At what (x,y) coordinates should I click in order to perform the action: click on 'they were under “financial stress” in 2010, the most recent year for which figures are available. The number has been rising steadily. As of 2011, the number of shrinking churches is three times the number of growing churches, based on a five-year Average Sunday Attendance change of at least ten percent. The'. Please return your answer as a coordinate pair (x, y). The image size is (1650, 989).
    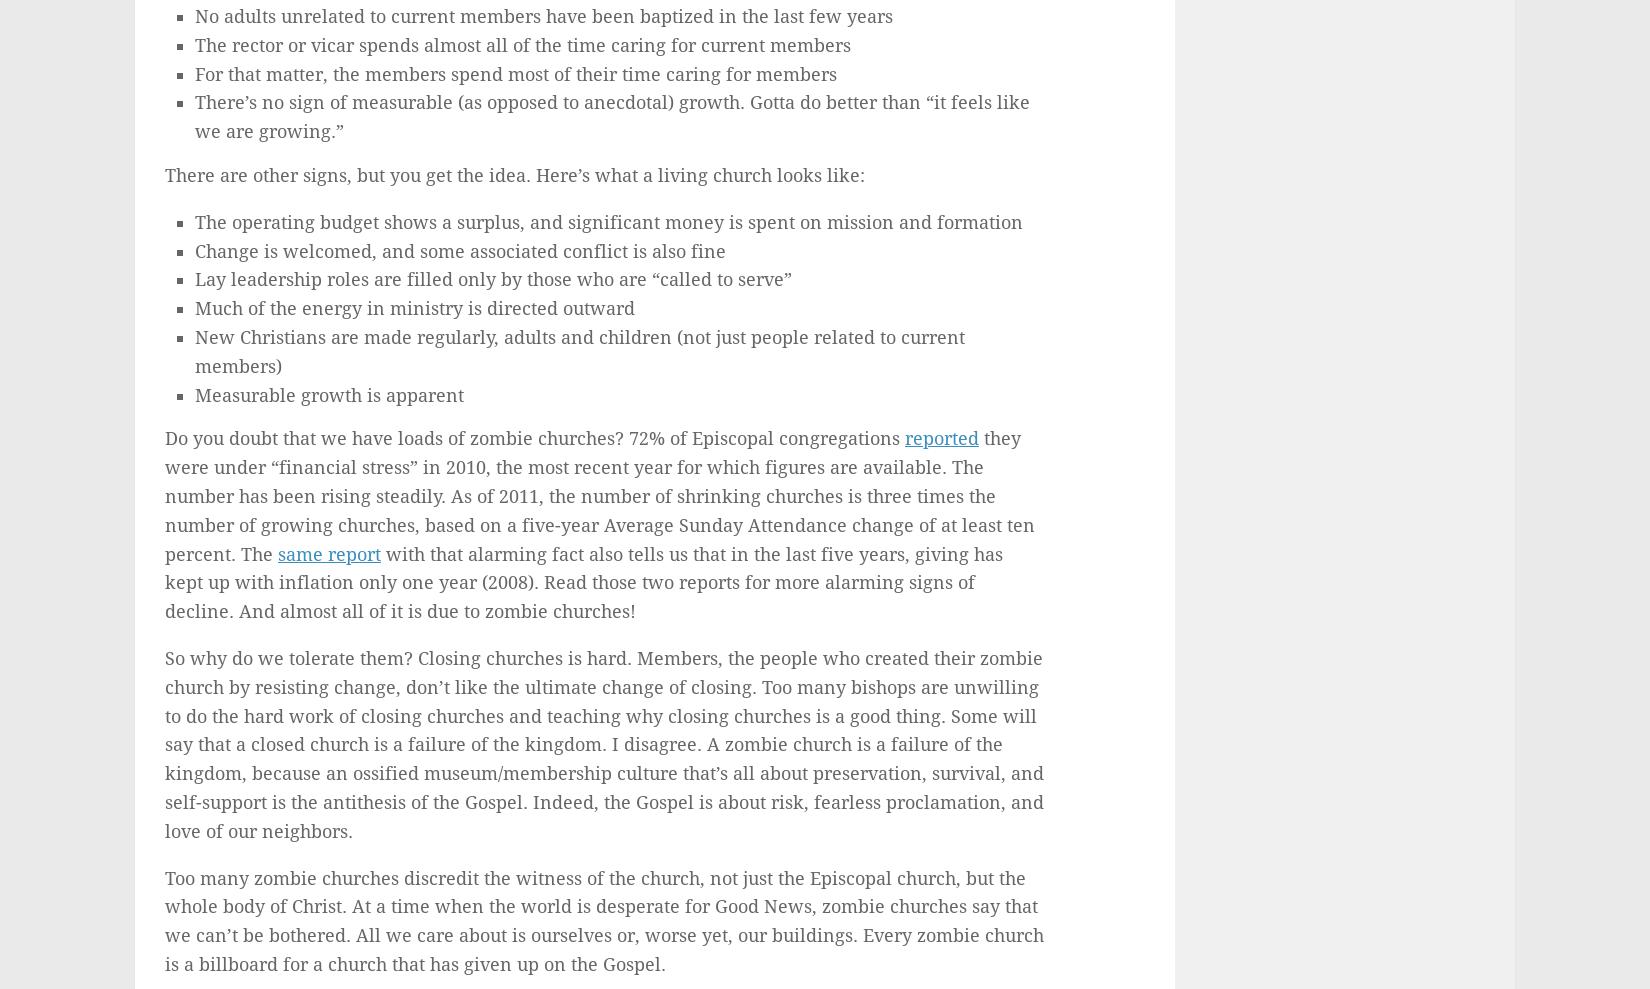
    Looking at the image, I should click on (598, 494).